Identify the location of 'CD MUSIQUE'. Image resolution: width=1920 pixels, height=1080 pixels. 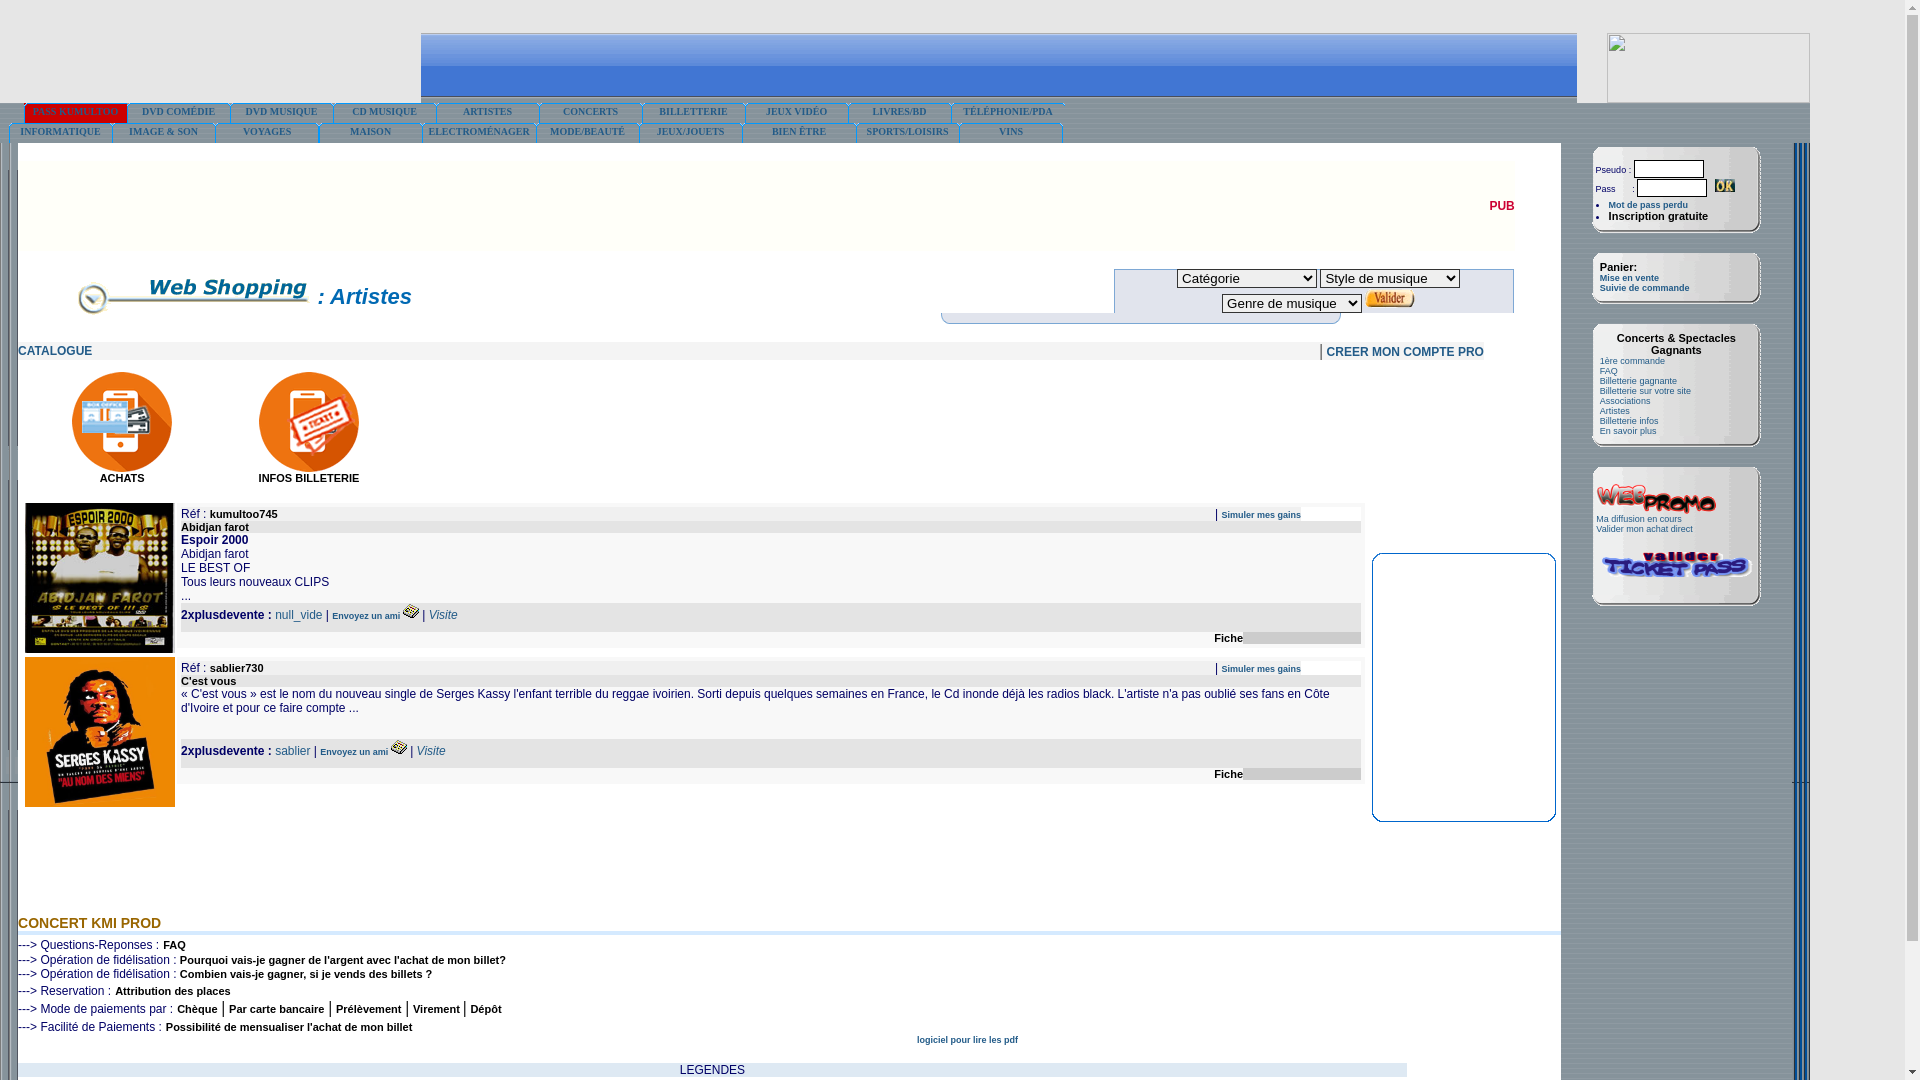
(384, 112).